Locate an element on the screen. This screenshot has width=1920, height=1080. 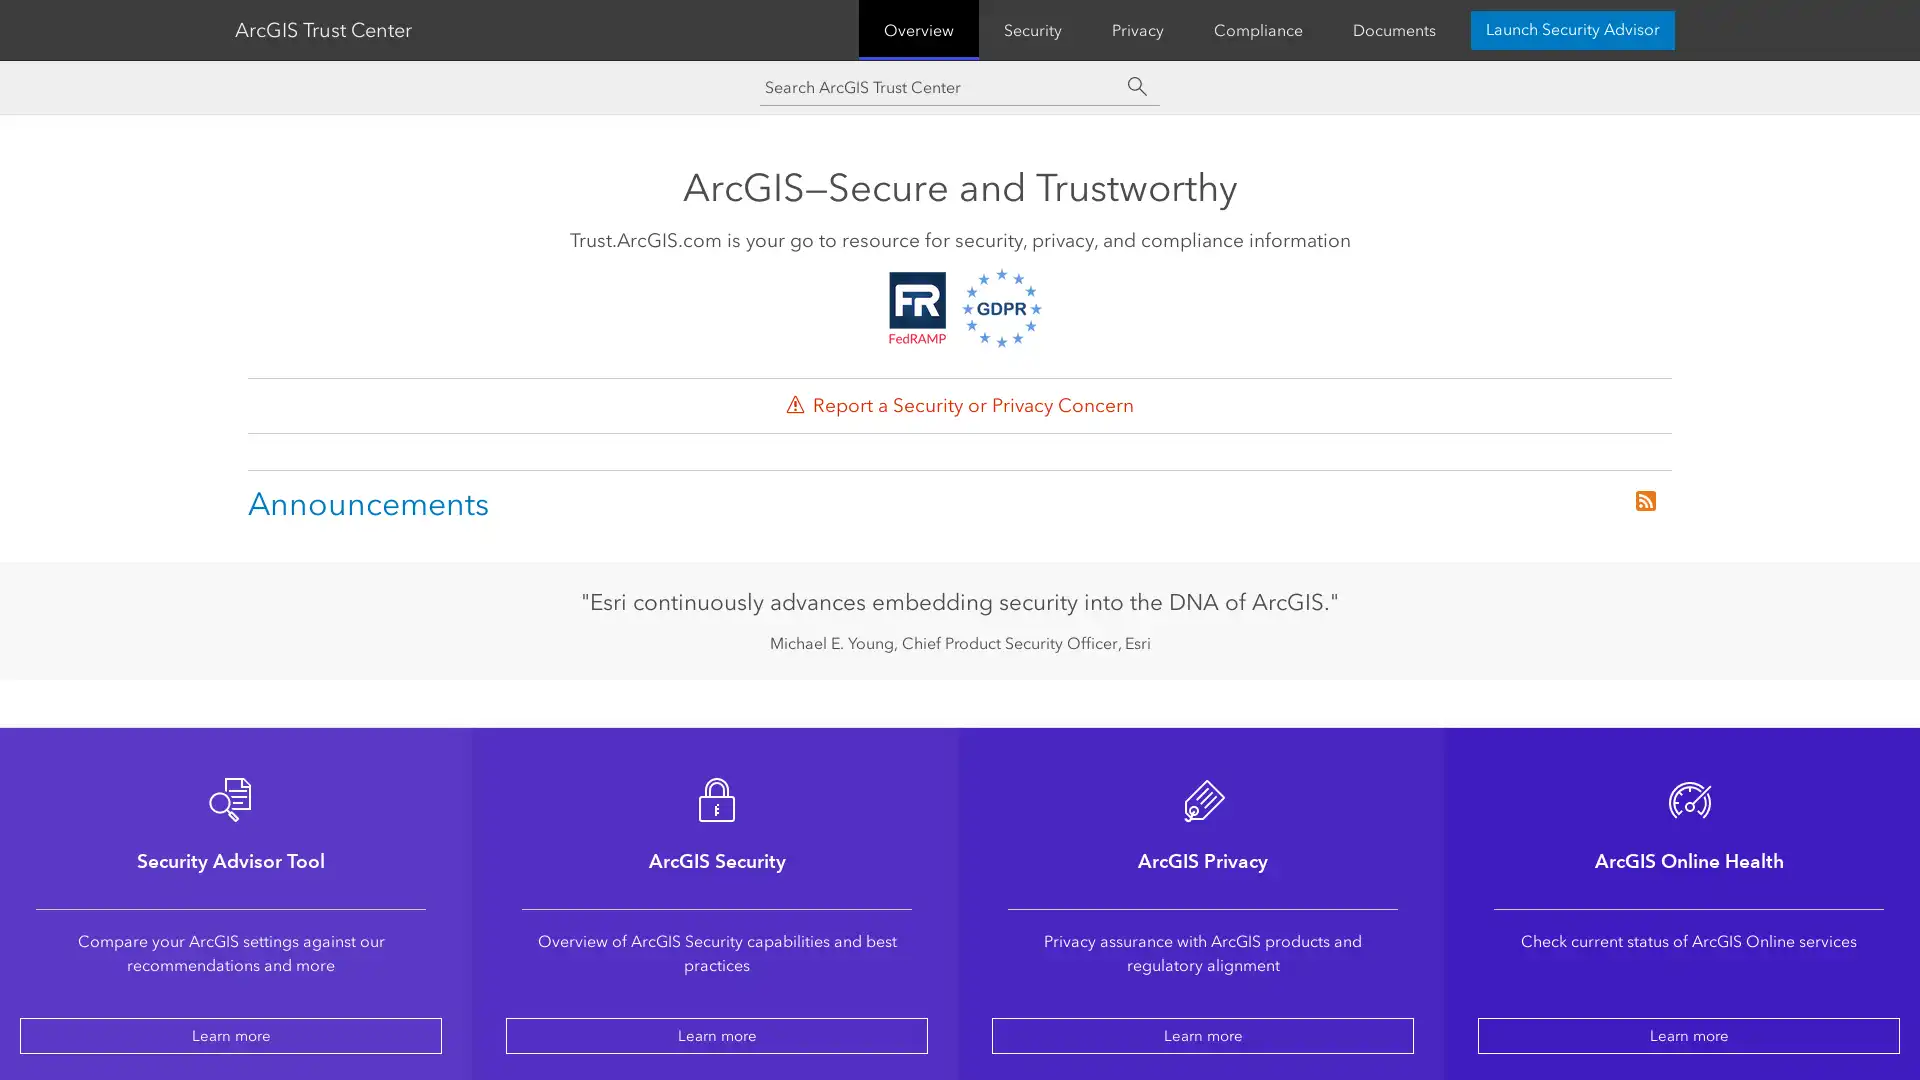
Products is located at coordinates (390, 27).